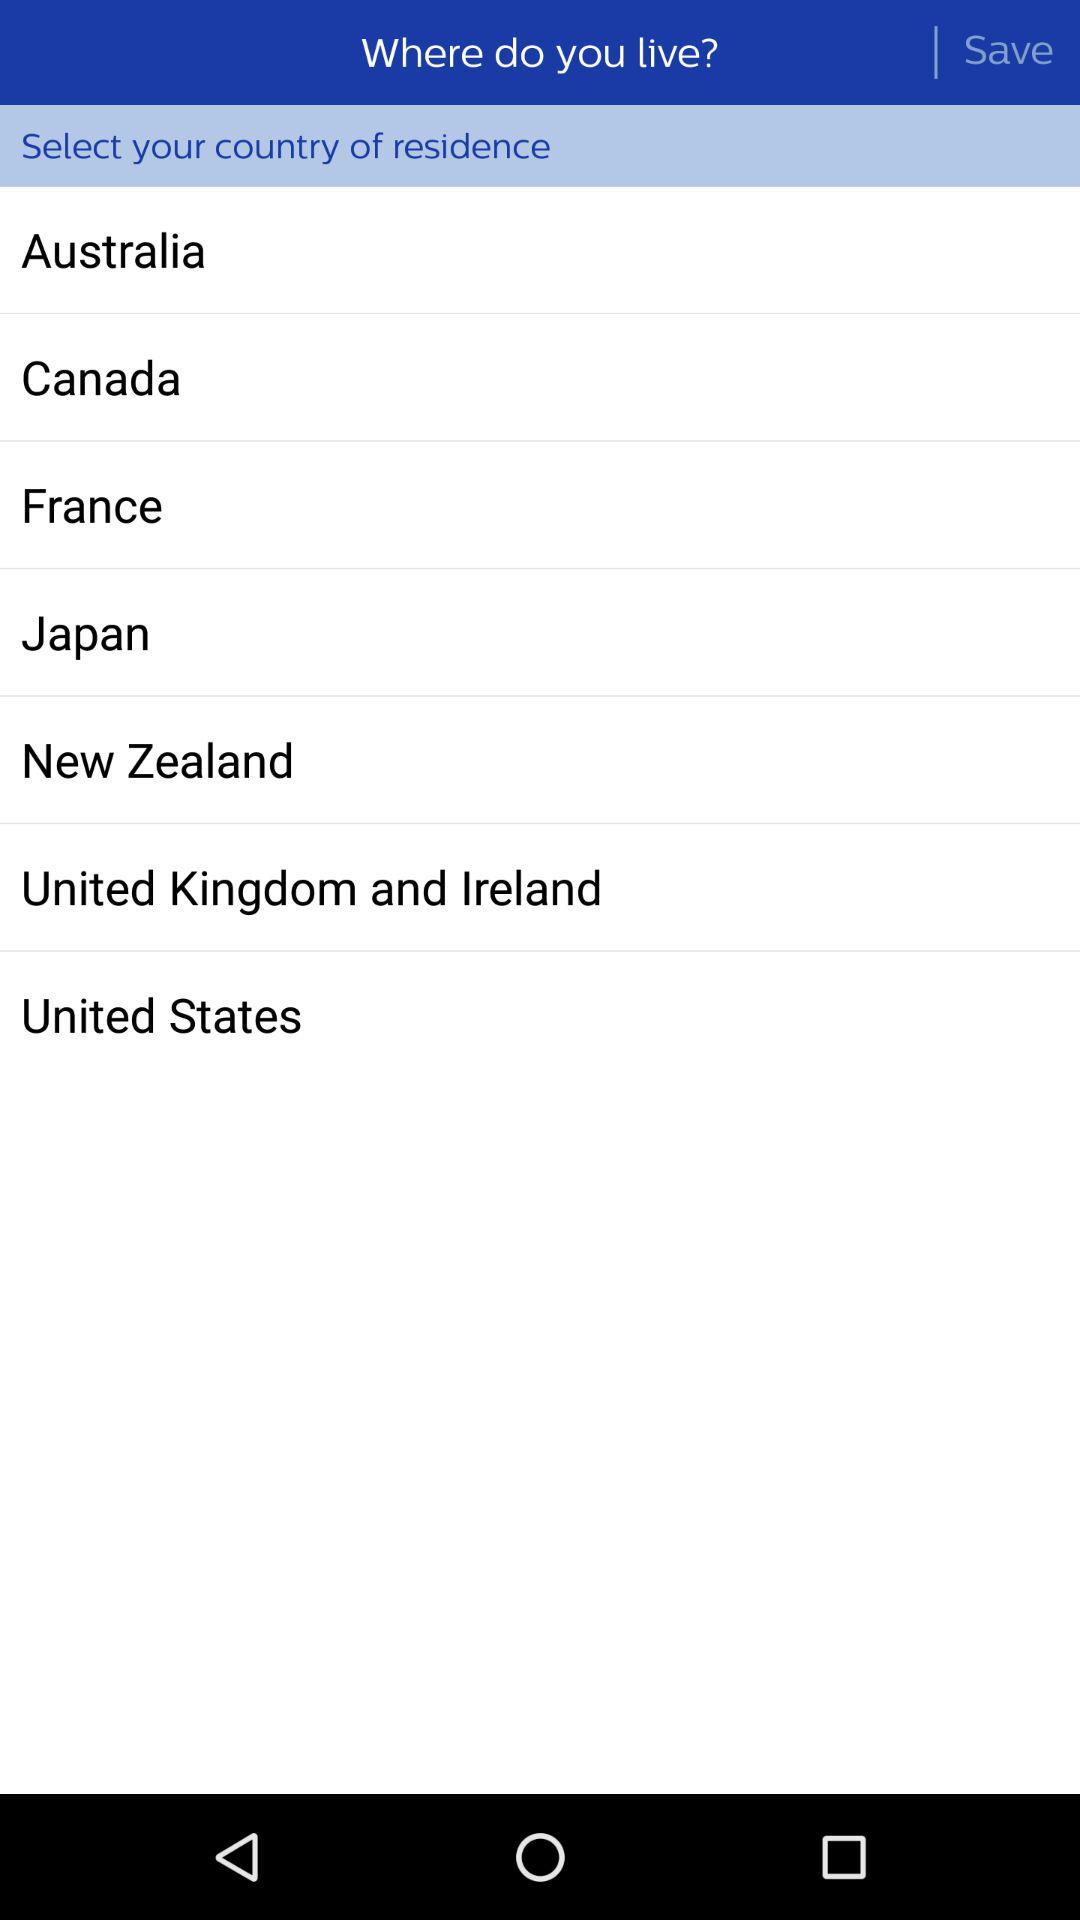 The image size is (1080, 1920). What do you see at coordinates (540, 631) in the screenshot?
I see `icon above the new zealand icon` at bounding box center [540, 631].